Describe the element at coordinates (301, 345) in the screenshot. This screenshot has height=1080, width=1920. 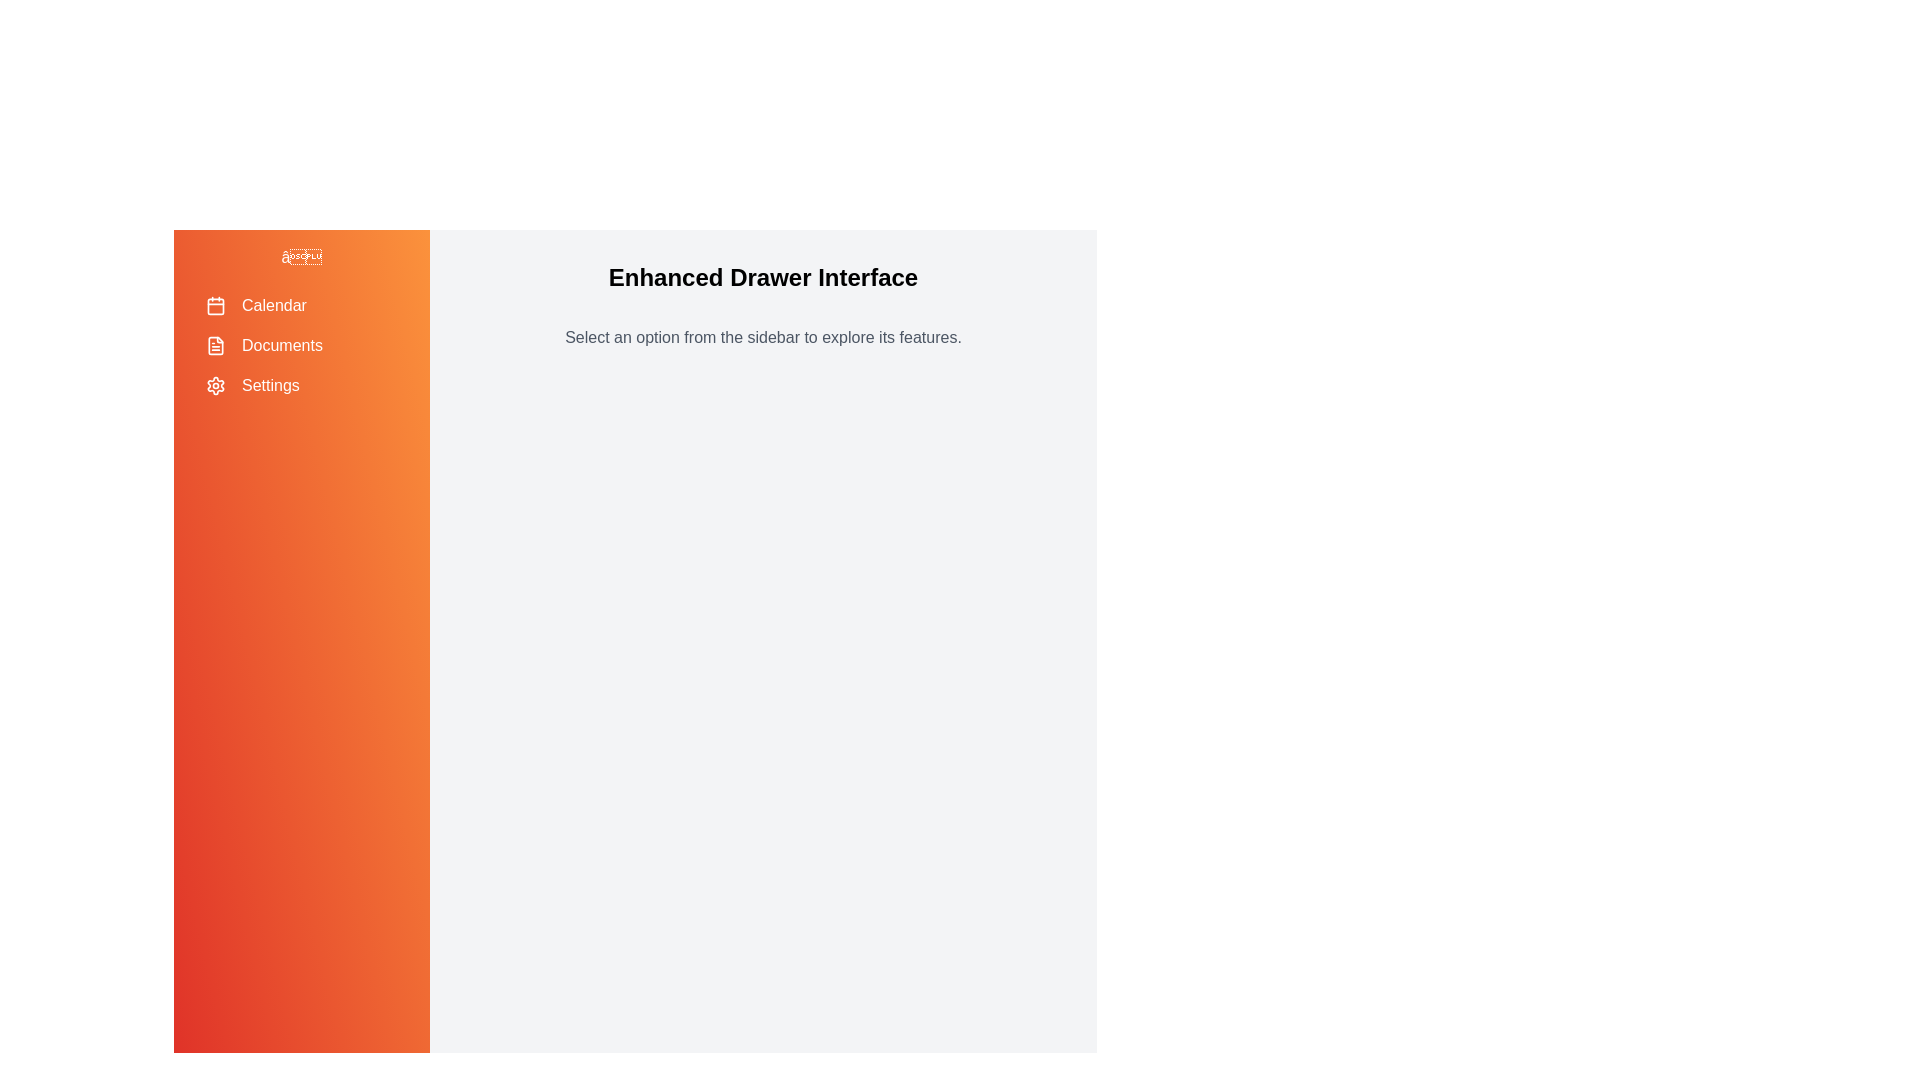
I see `the menu item Documents to navigate` at that location.